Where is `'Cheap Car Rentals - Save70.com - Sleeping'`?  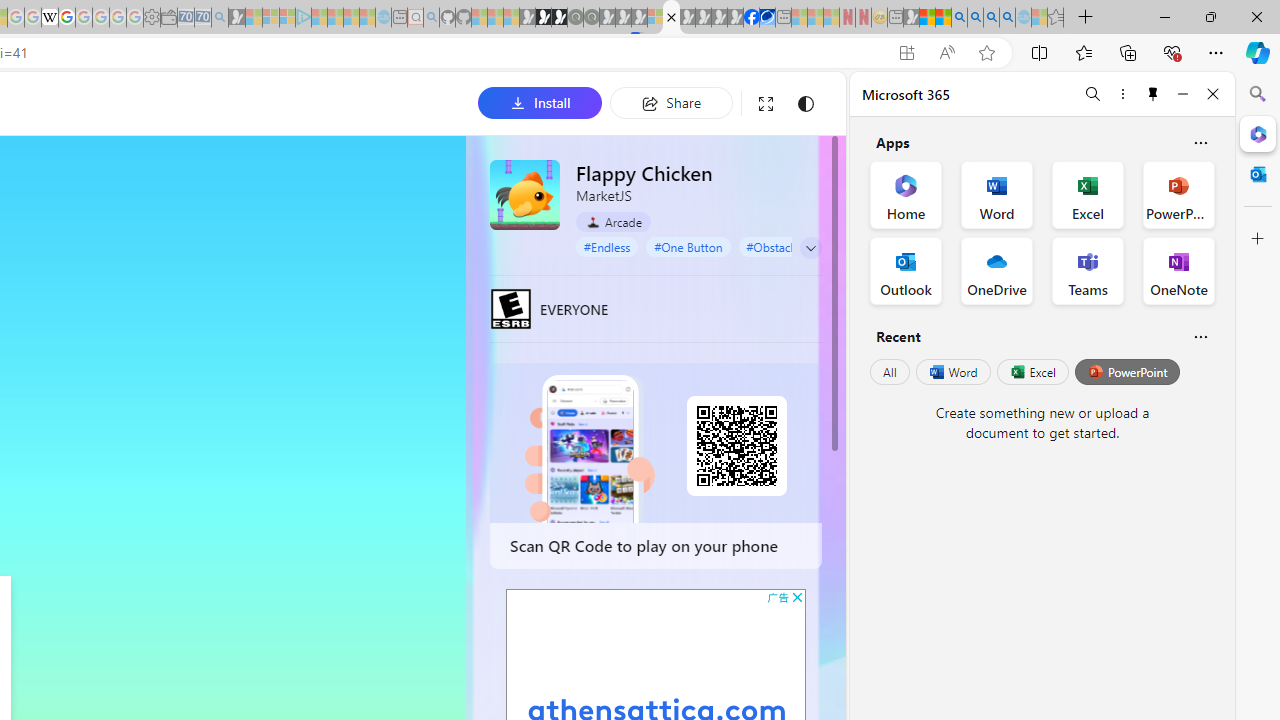
'Cheap Car Rentals - Save70.com - Sleeping' is located at coordinates (202, 17).